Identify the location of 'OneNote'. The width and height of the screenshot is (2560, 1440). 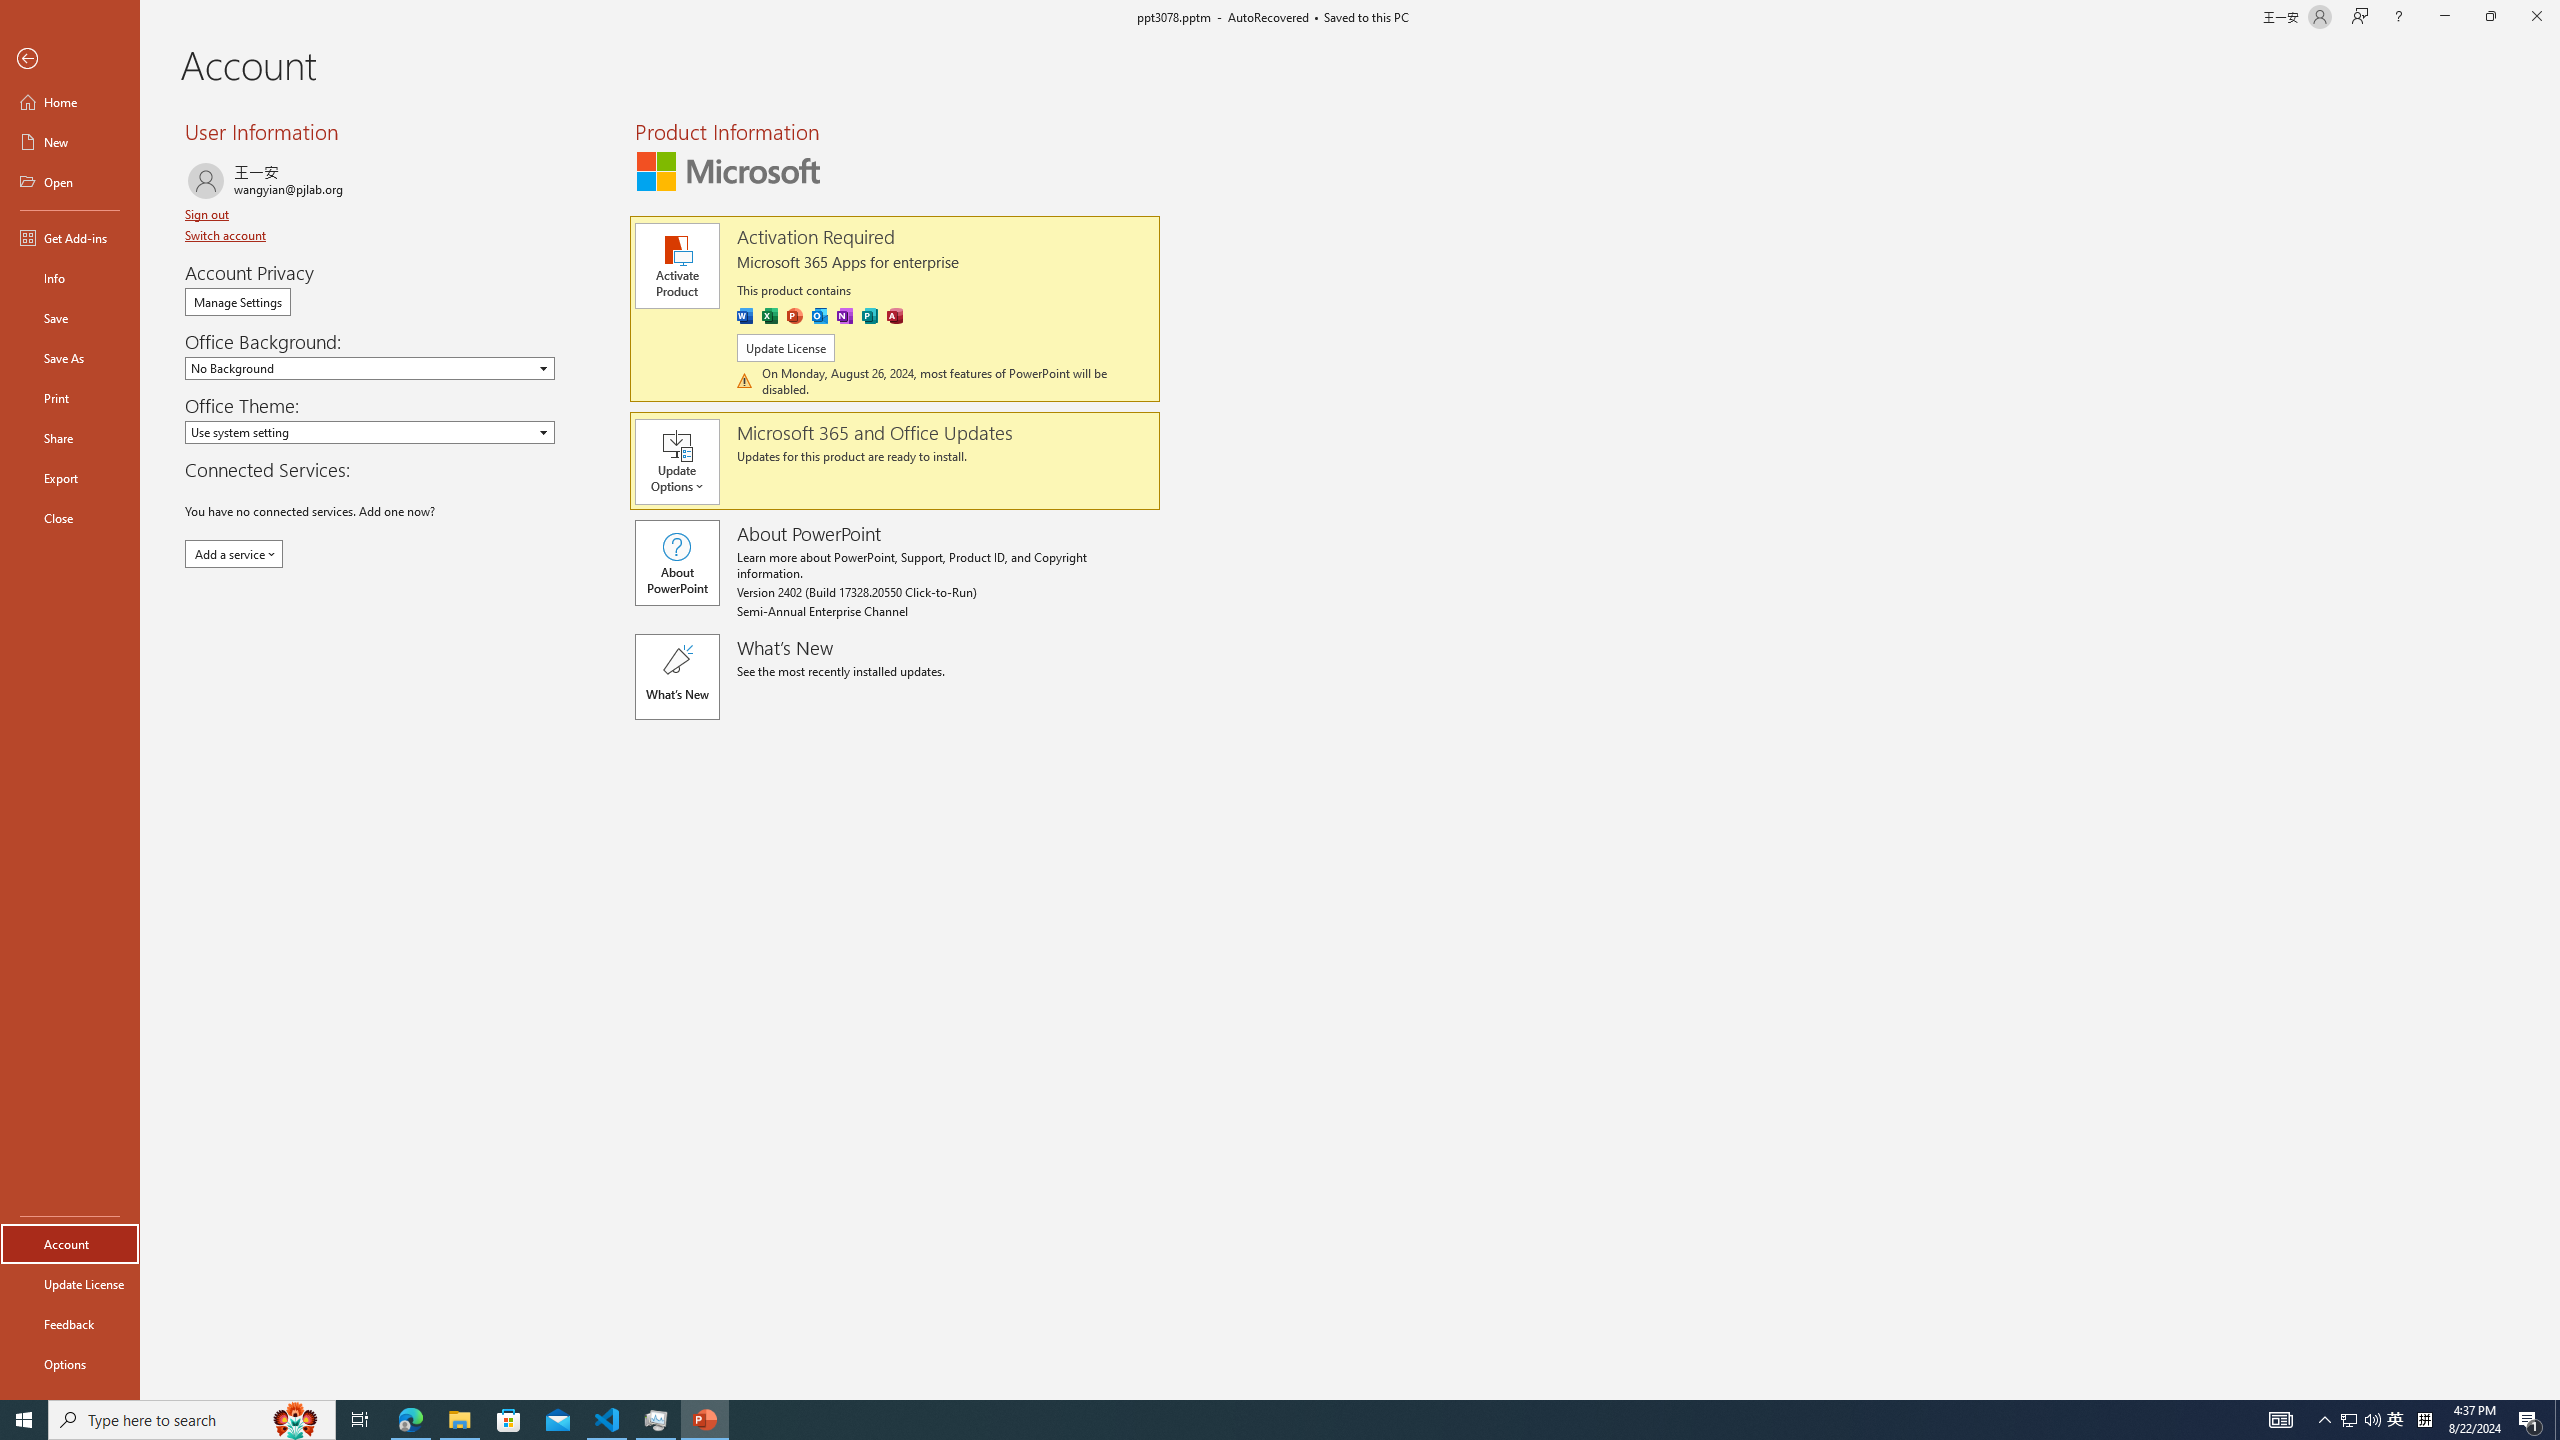
(843, 315).